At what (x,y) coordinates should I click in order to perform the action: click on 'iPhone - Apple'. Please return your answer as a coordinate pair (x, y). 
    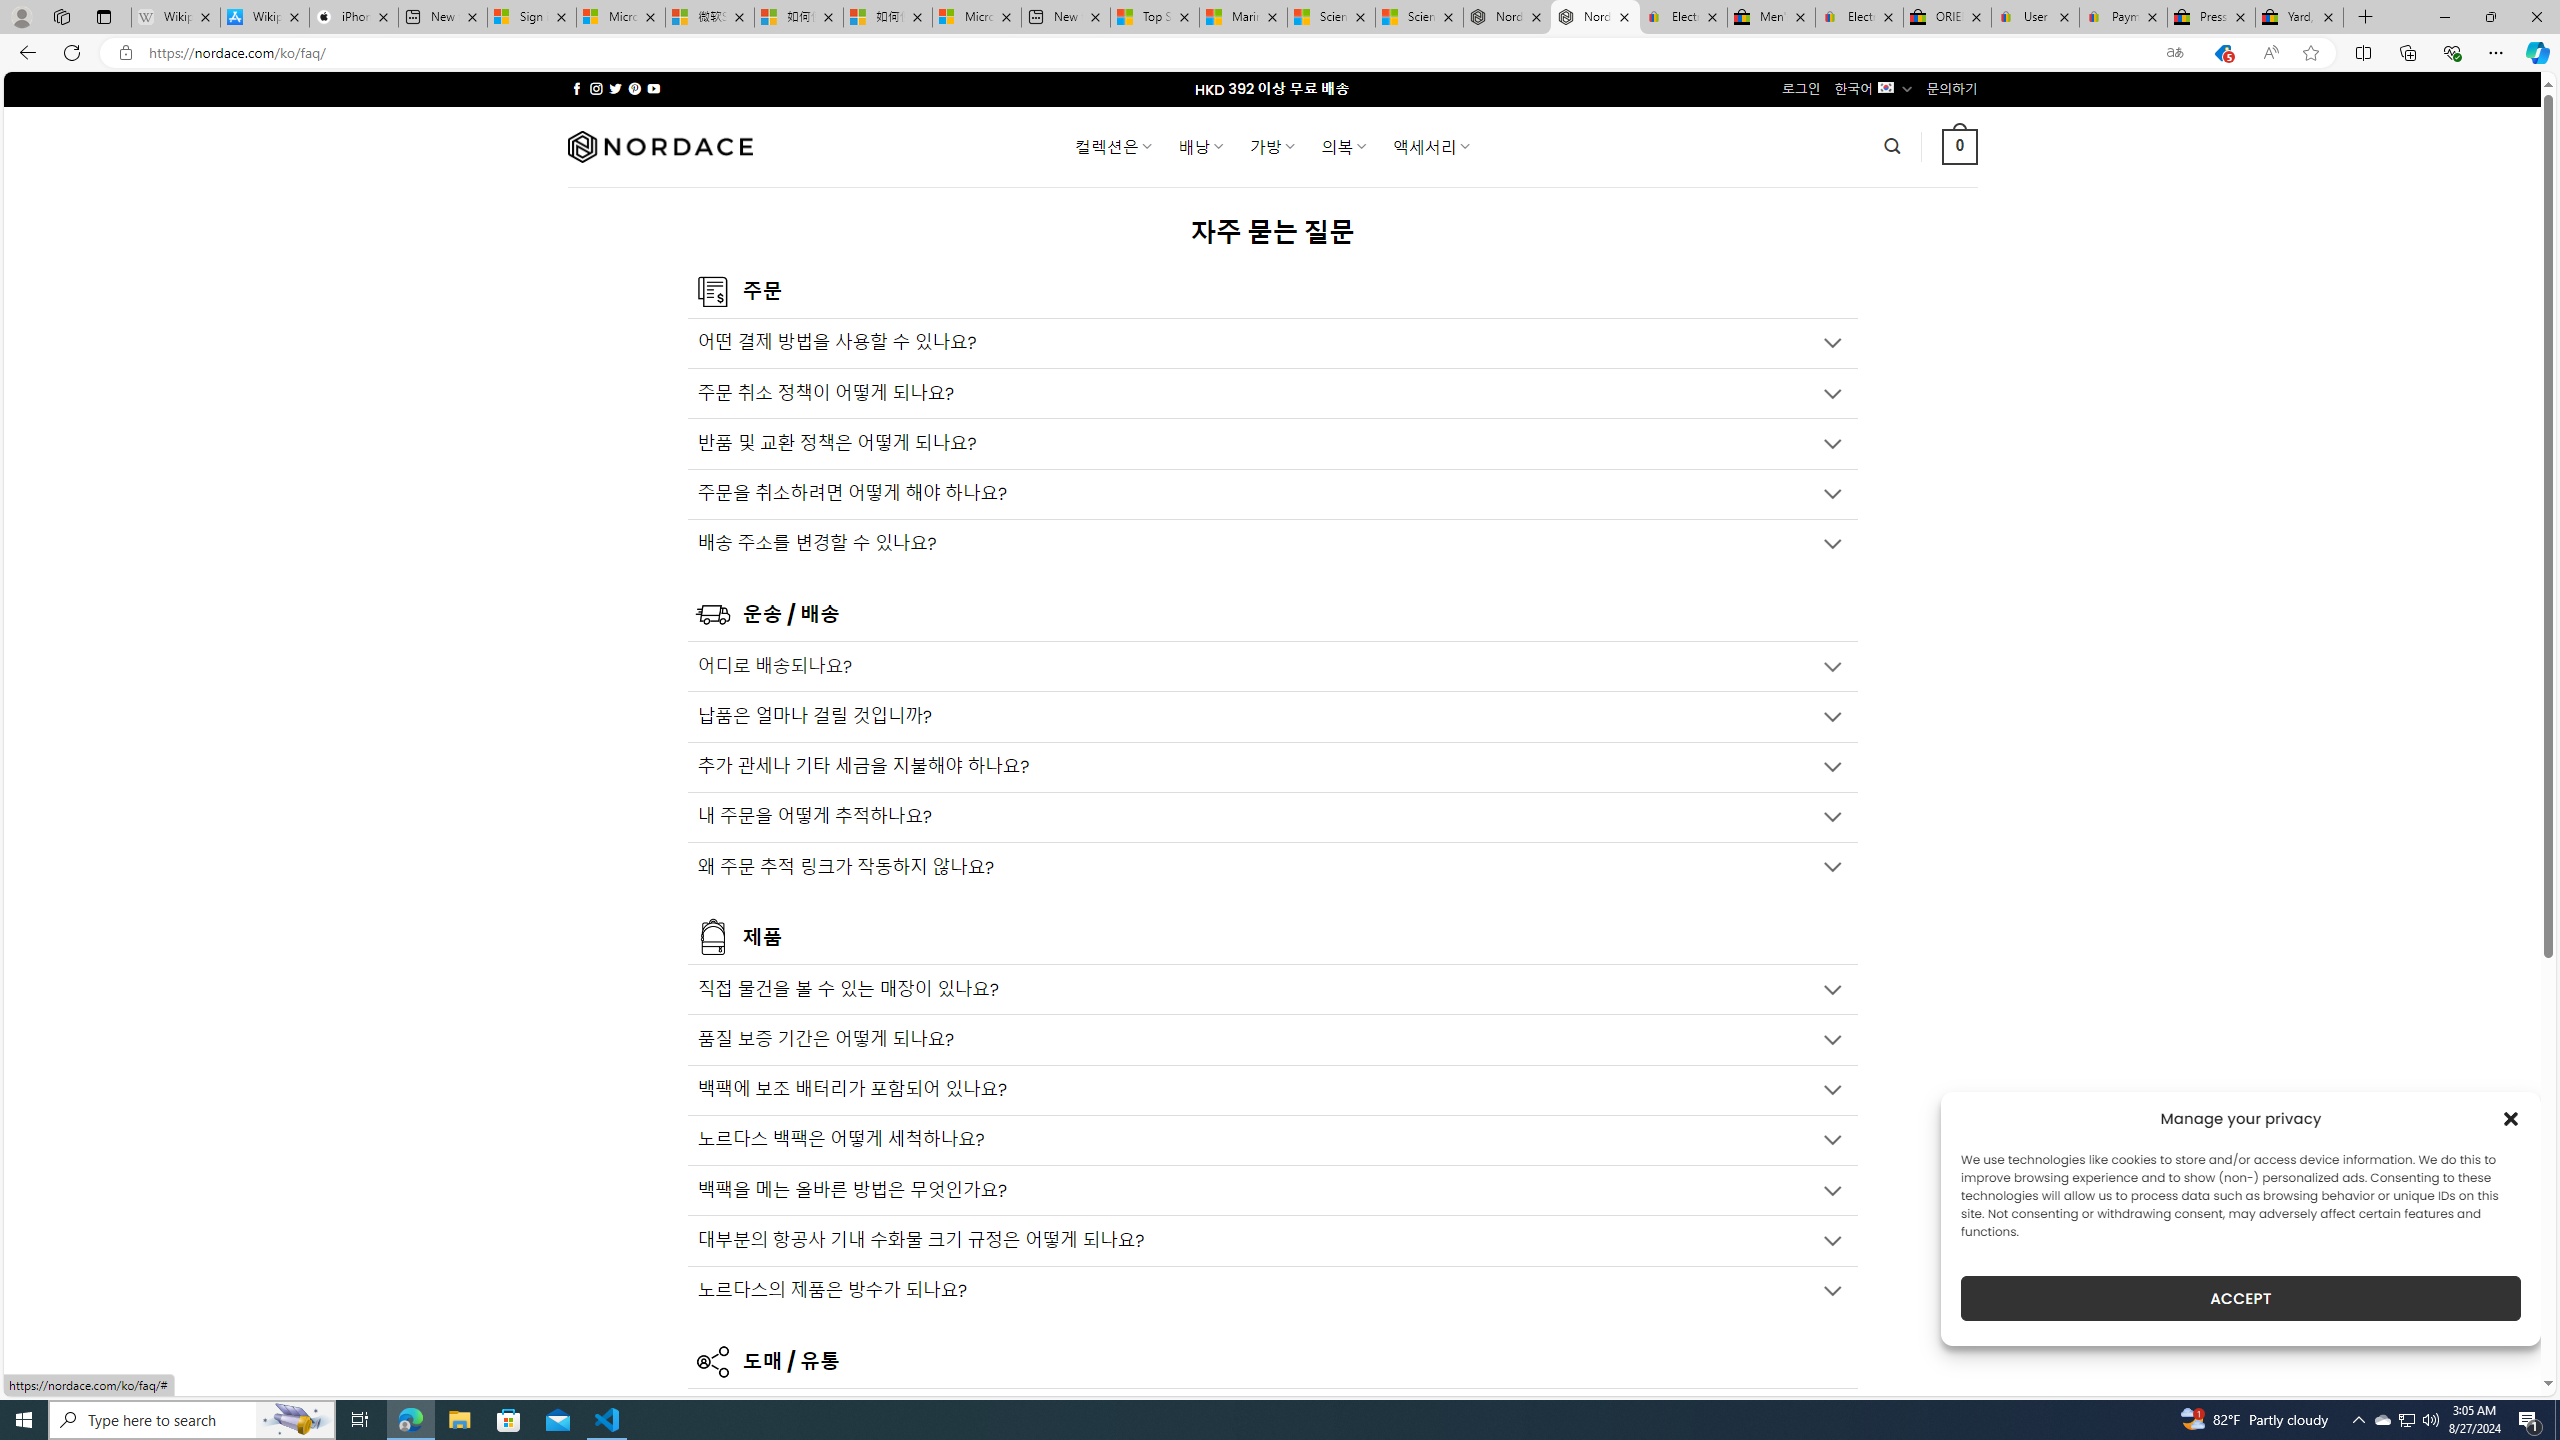
    Looking at the image, I should click on (354, 16).